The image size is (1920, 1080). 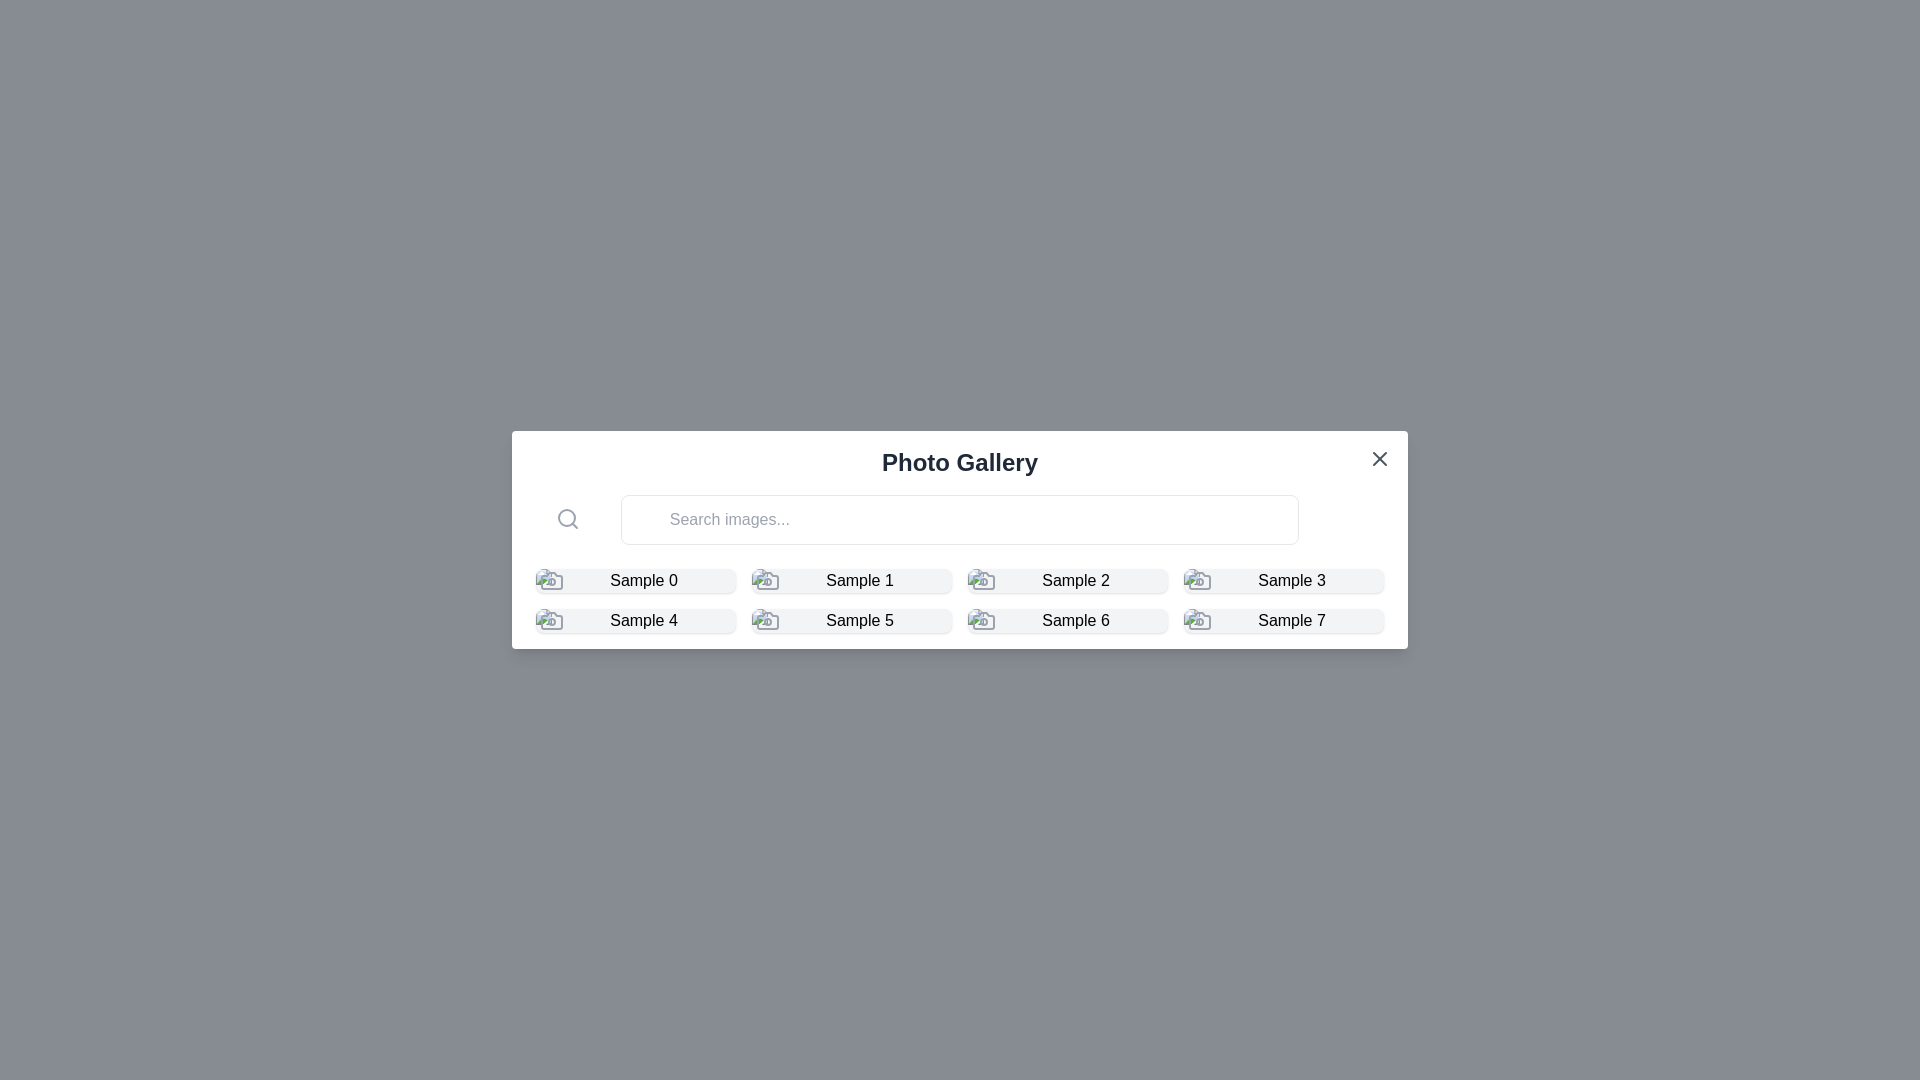 What do you see at coordinates (983, 581) in the screenshot?
I see `the icon located on the third thumbnail in the first row of images, which serves as an indicator or overlay for the associated thumbnail content` at bounding box center [983, 581].